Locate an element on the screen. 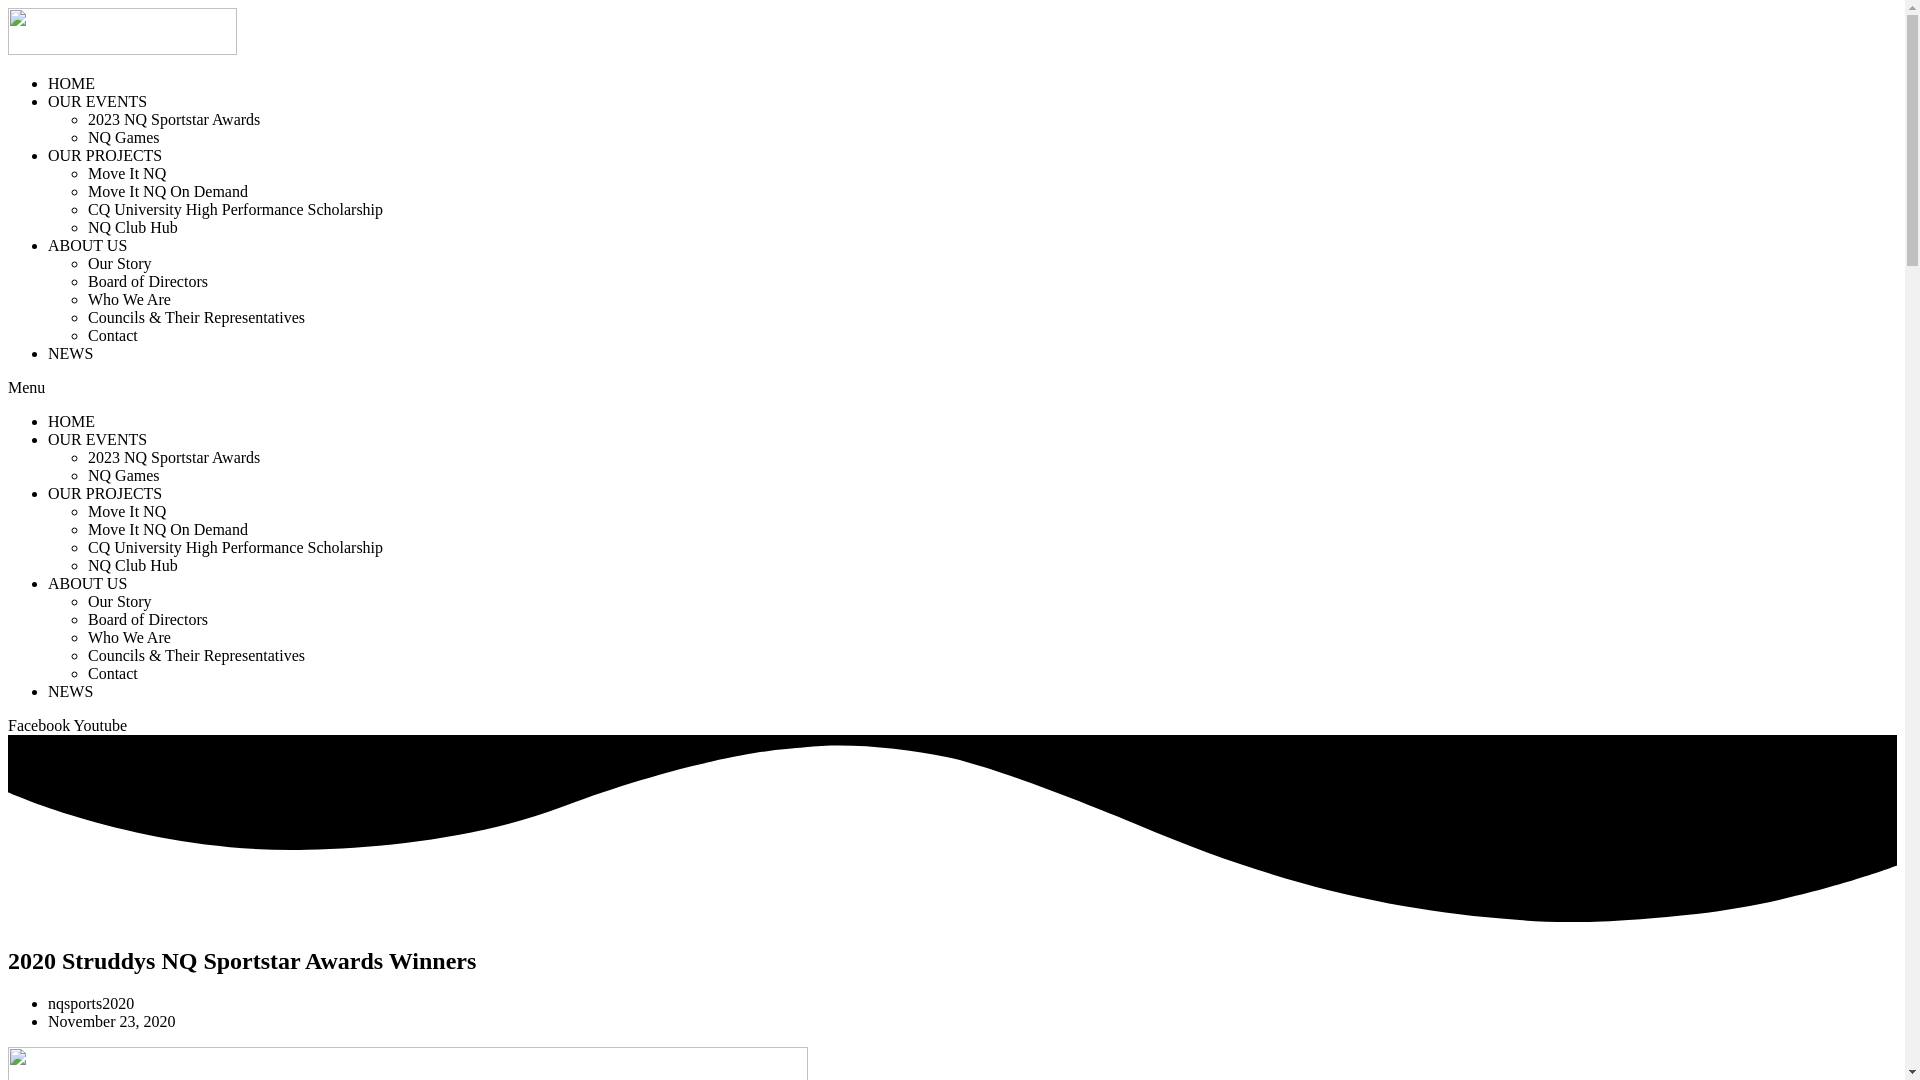 The height and width of the screenshot is (1080, 1920). '2023 NQ Sportstar Awards' is located at coordinates (86, 457).